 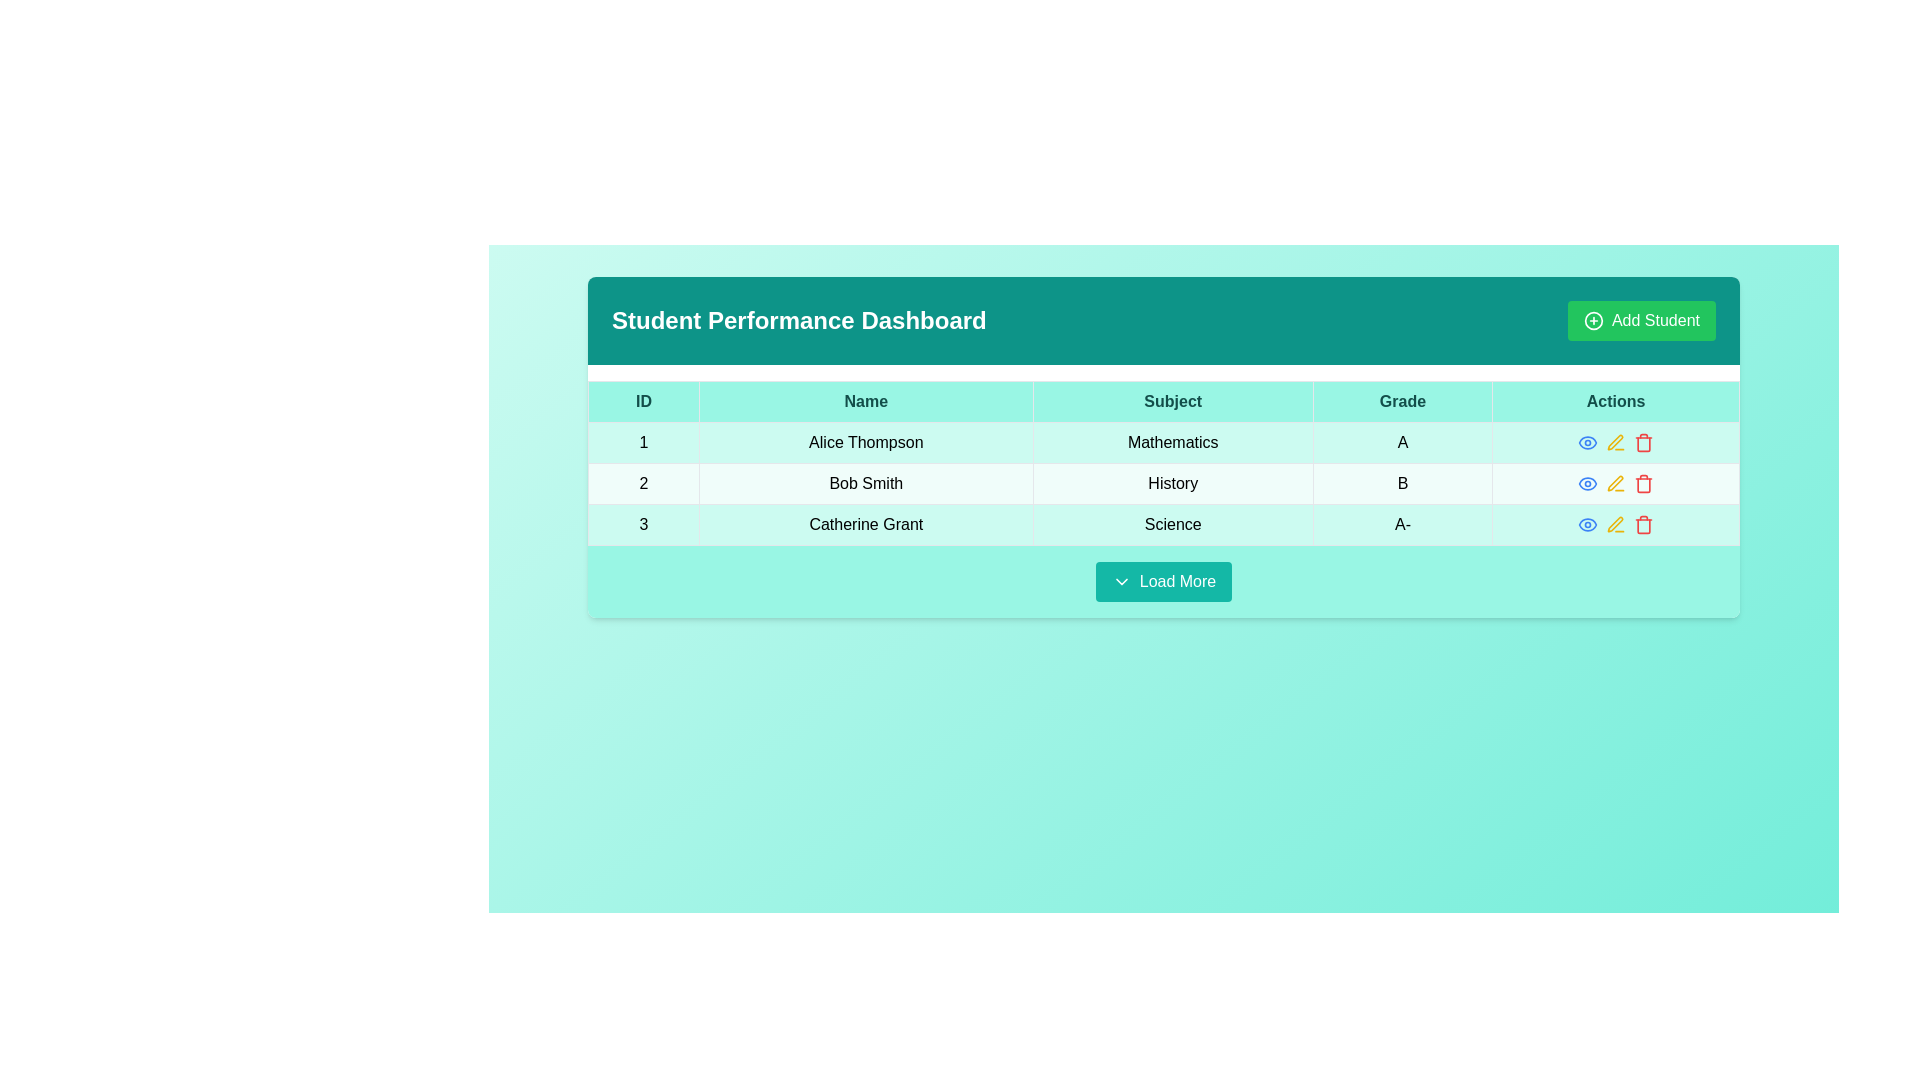 I want to click on the yellow pen icon in the 'Actions' column of the second row, so click(x=1616, y=483).